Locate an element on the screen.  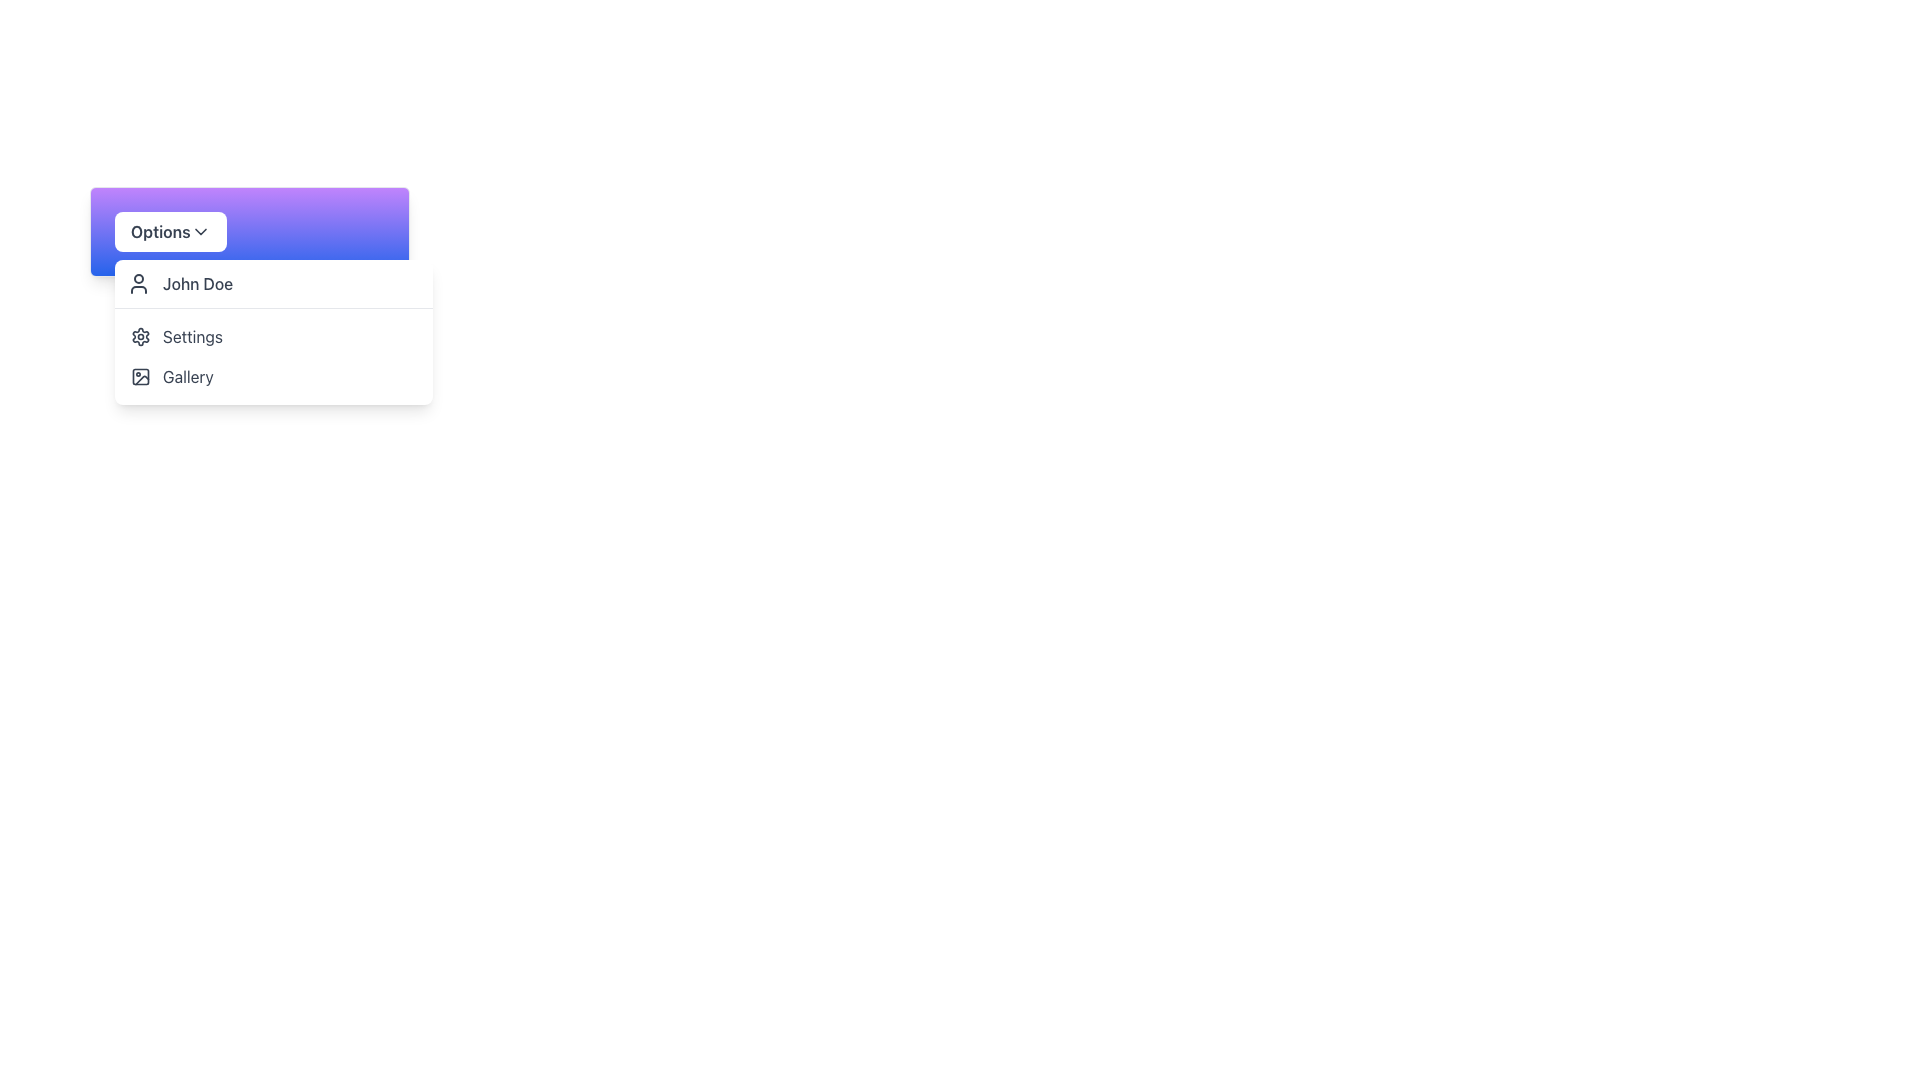
the uppermost component of the gallery icon, which is positioned next to the labeled menu option 'Gallery' in the dropdown menu is located at coordinates (139, 377).